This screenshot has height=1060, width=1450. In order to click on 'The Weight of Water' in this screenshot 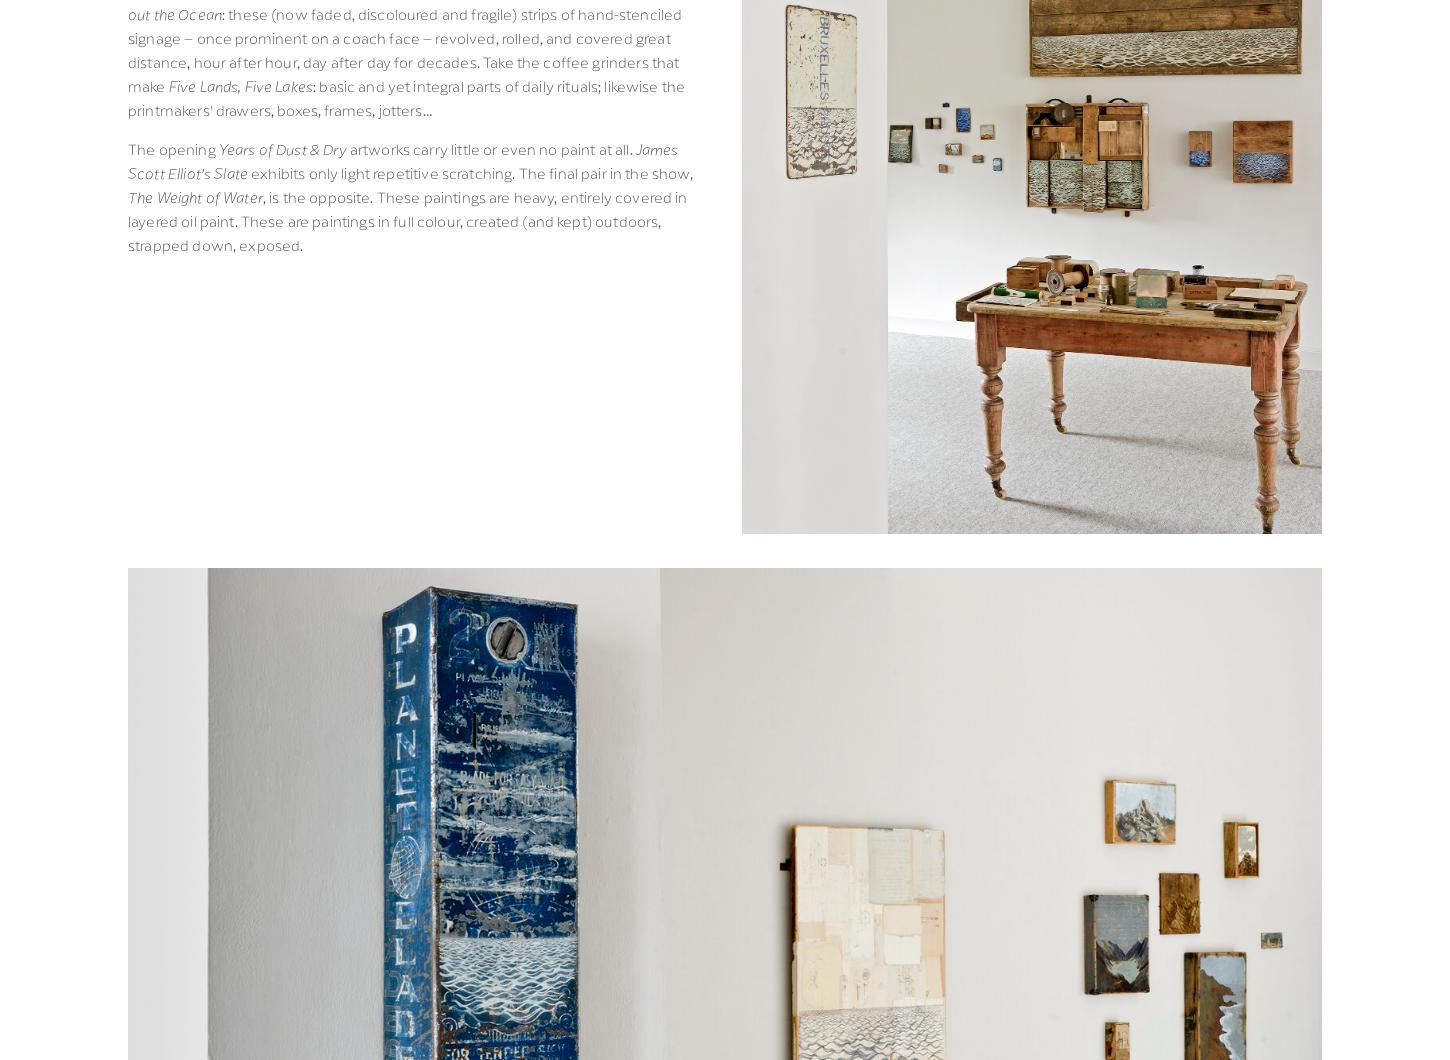, I will do `click(127, 194)`.